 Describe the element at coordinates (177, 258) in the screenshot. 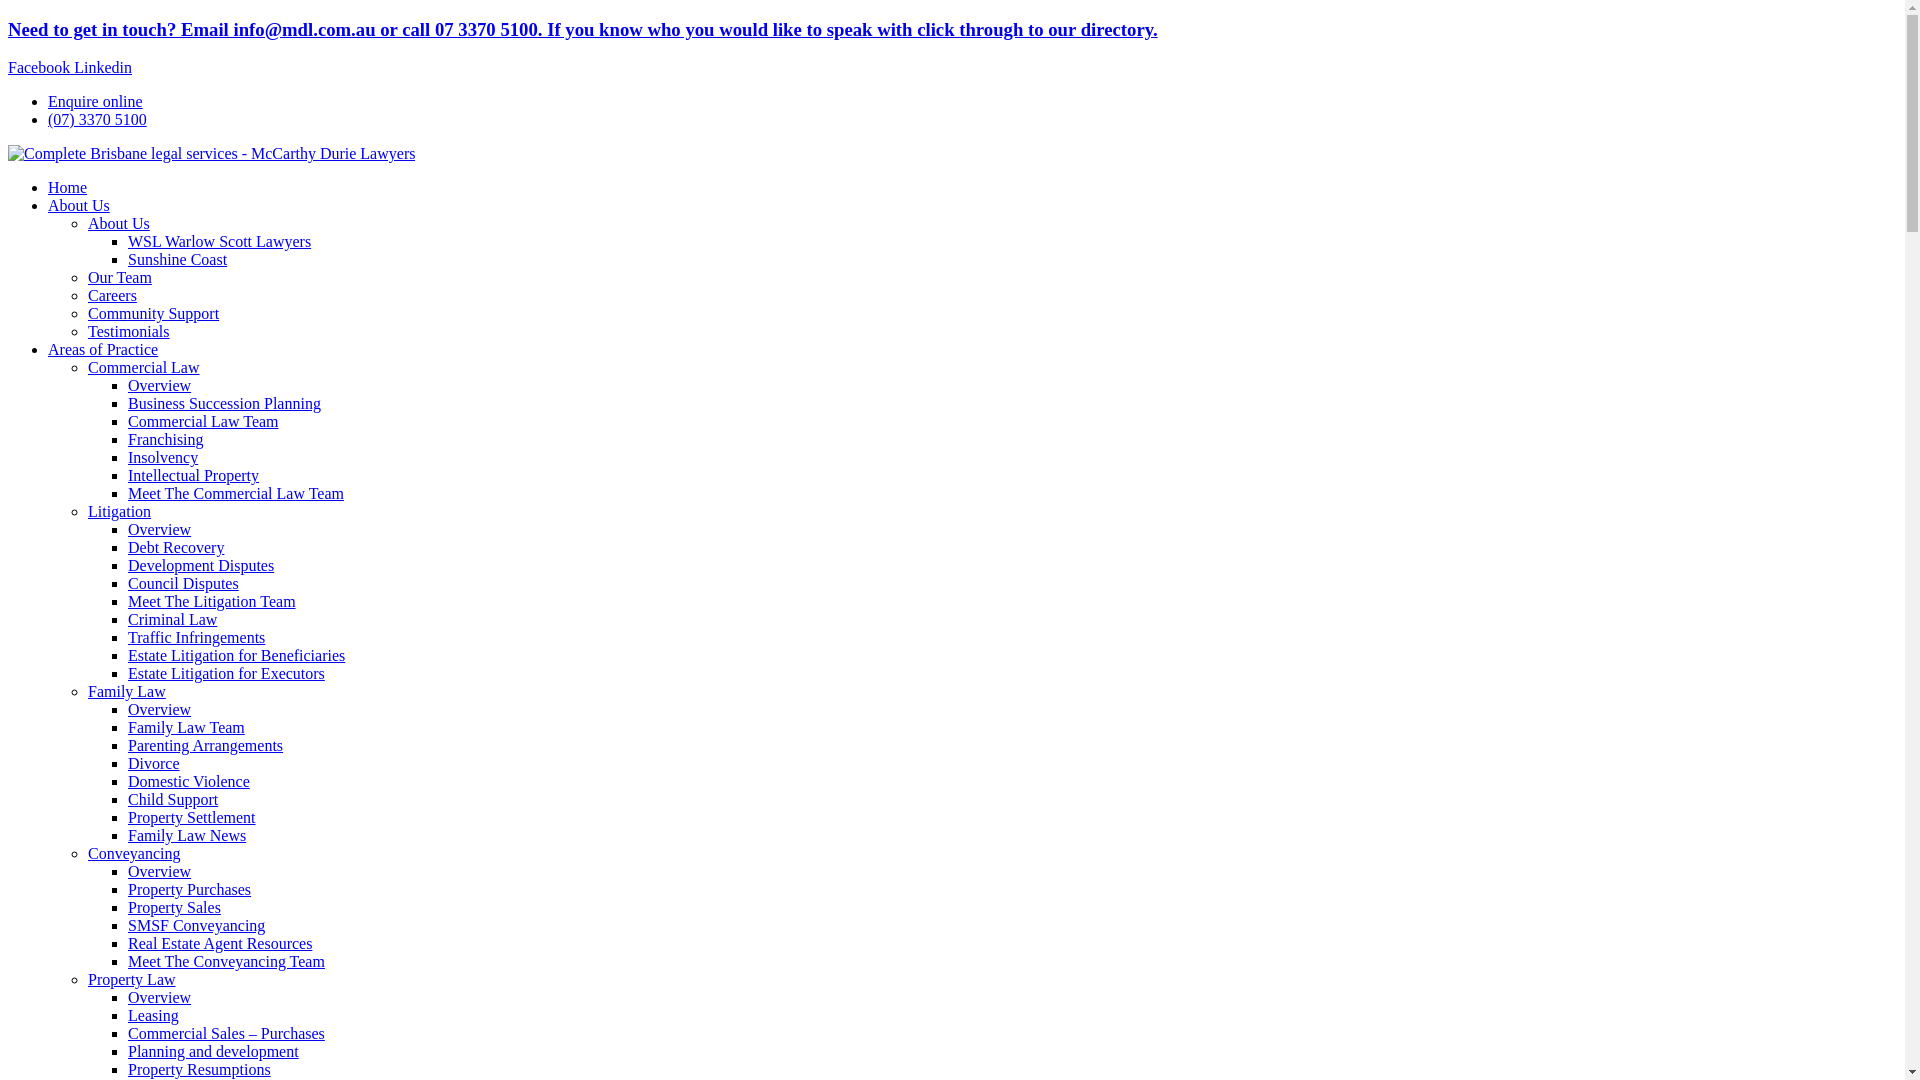

I see `'Sunshine Coast'` at that location.